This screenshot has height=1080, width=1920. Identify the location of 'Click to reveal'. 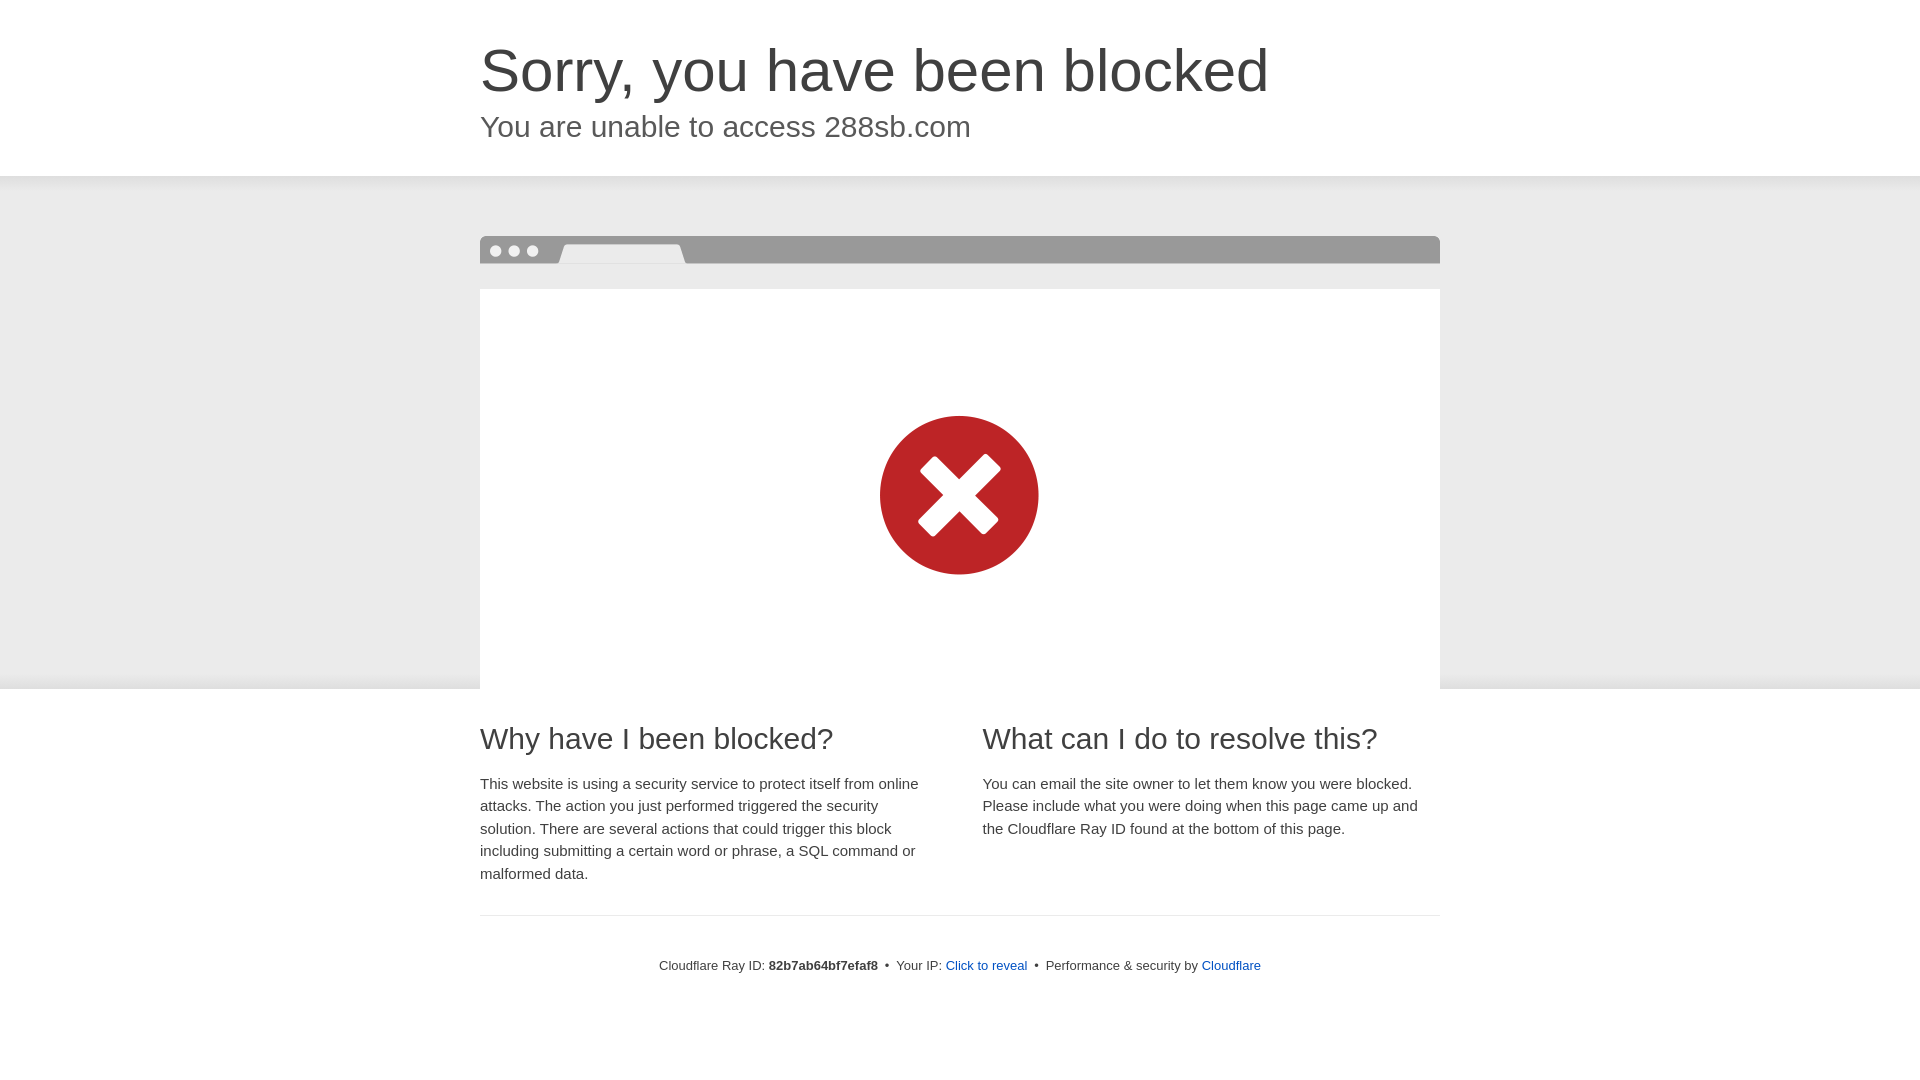
(987, 964).